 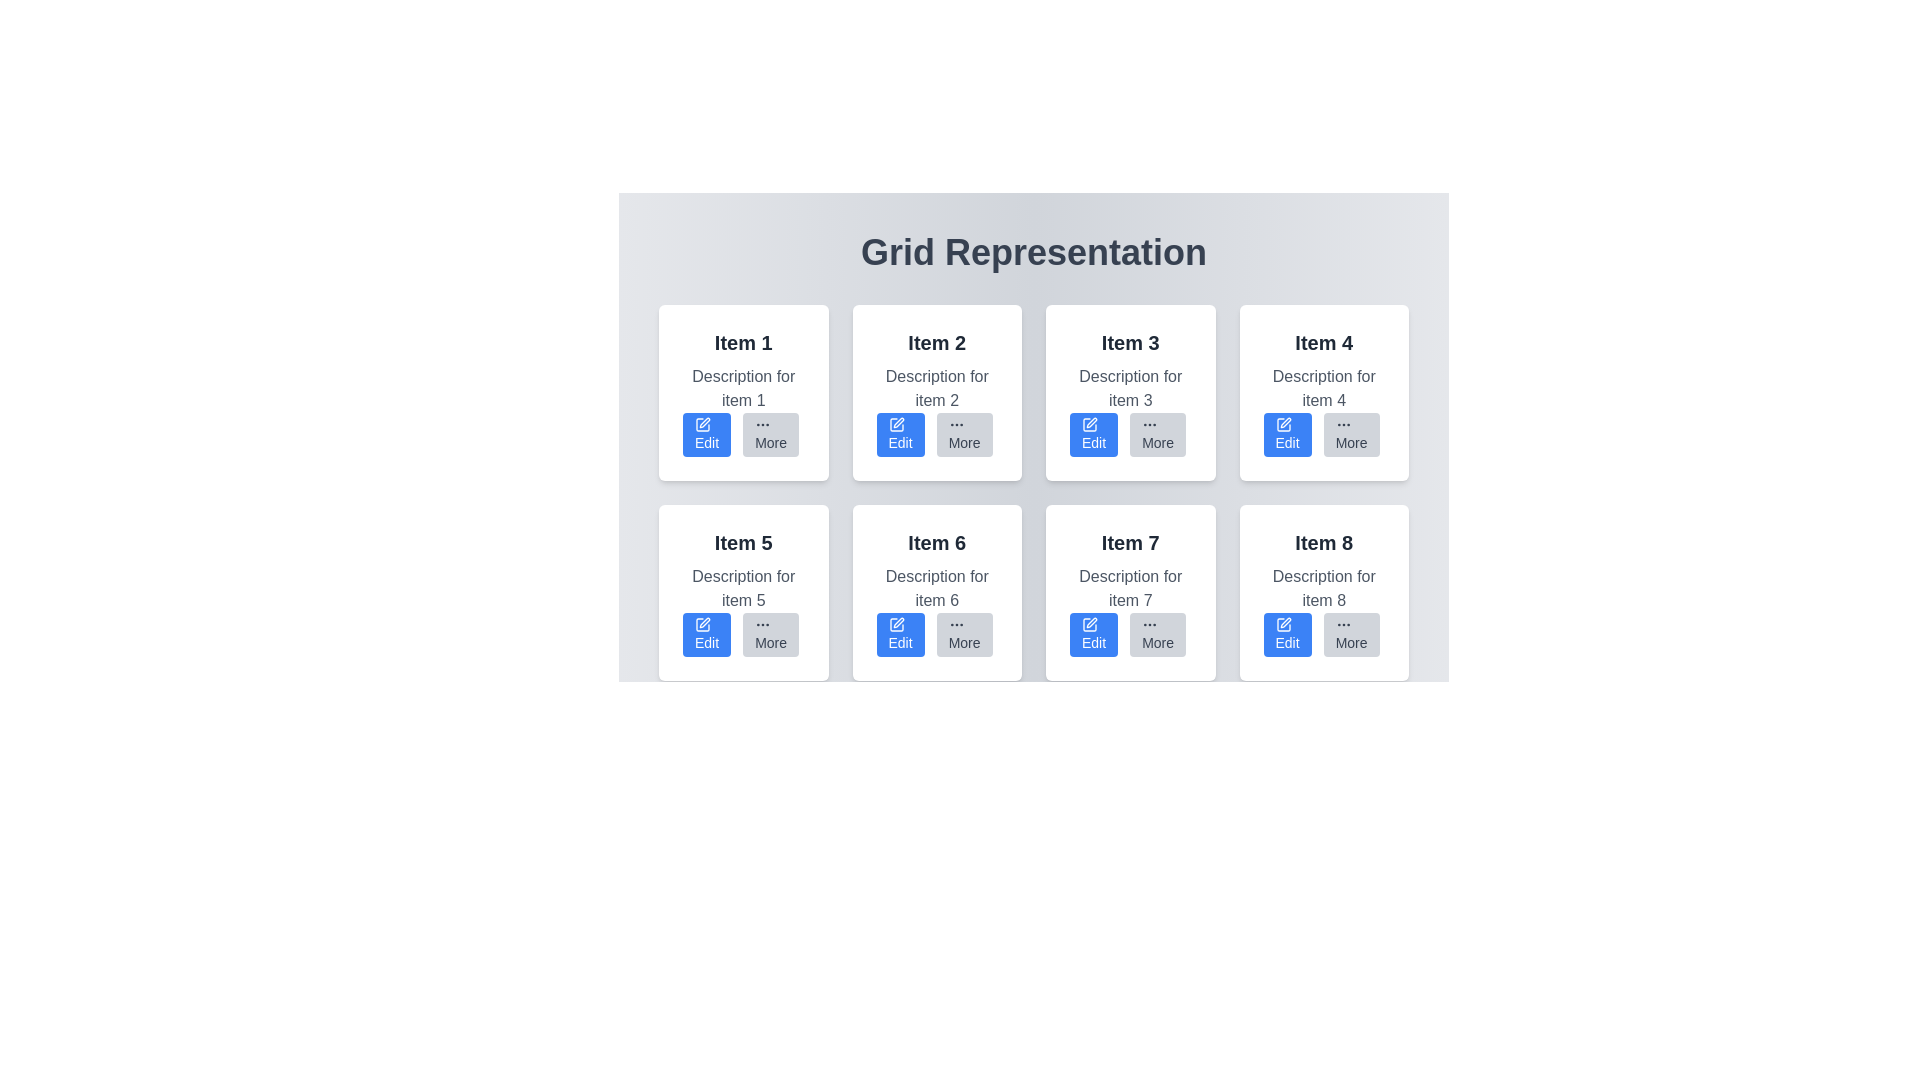 I want to click on the icon located under the card labelled 'Item 5' in the bottom row of the grid for accessibility navigation, so click(x=702, y=825).